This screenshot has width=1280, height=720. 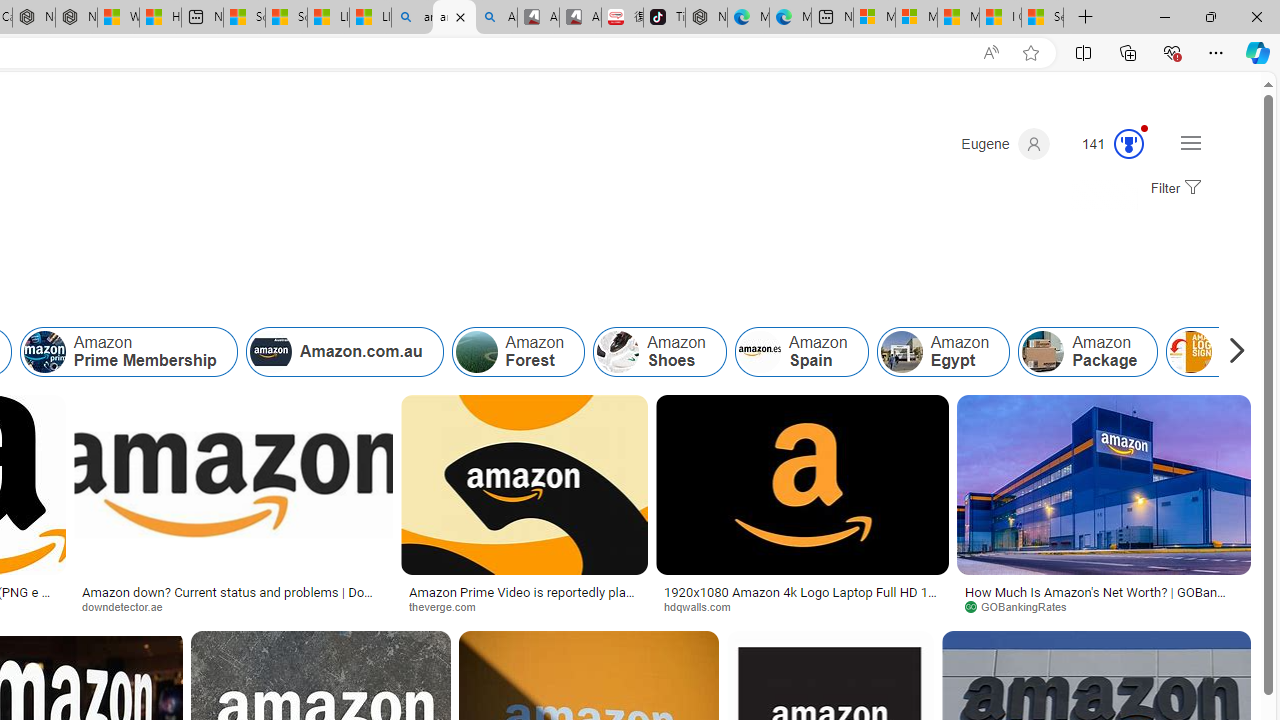 What do you see at coordinates (524, 605) in the screenshot?
I see `'theverge.com'` at bounding box center [524, 605].